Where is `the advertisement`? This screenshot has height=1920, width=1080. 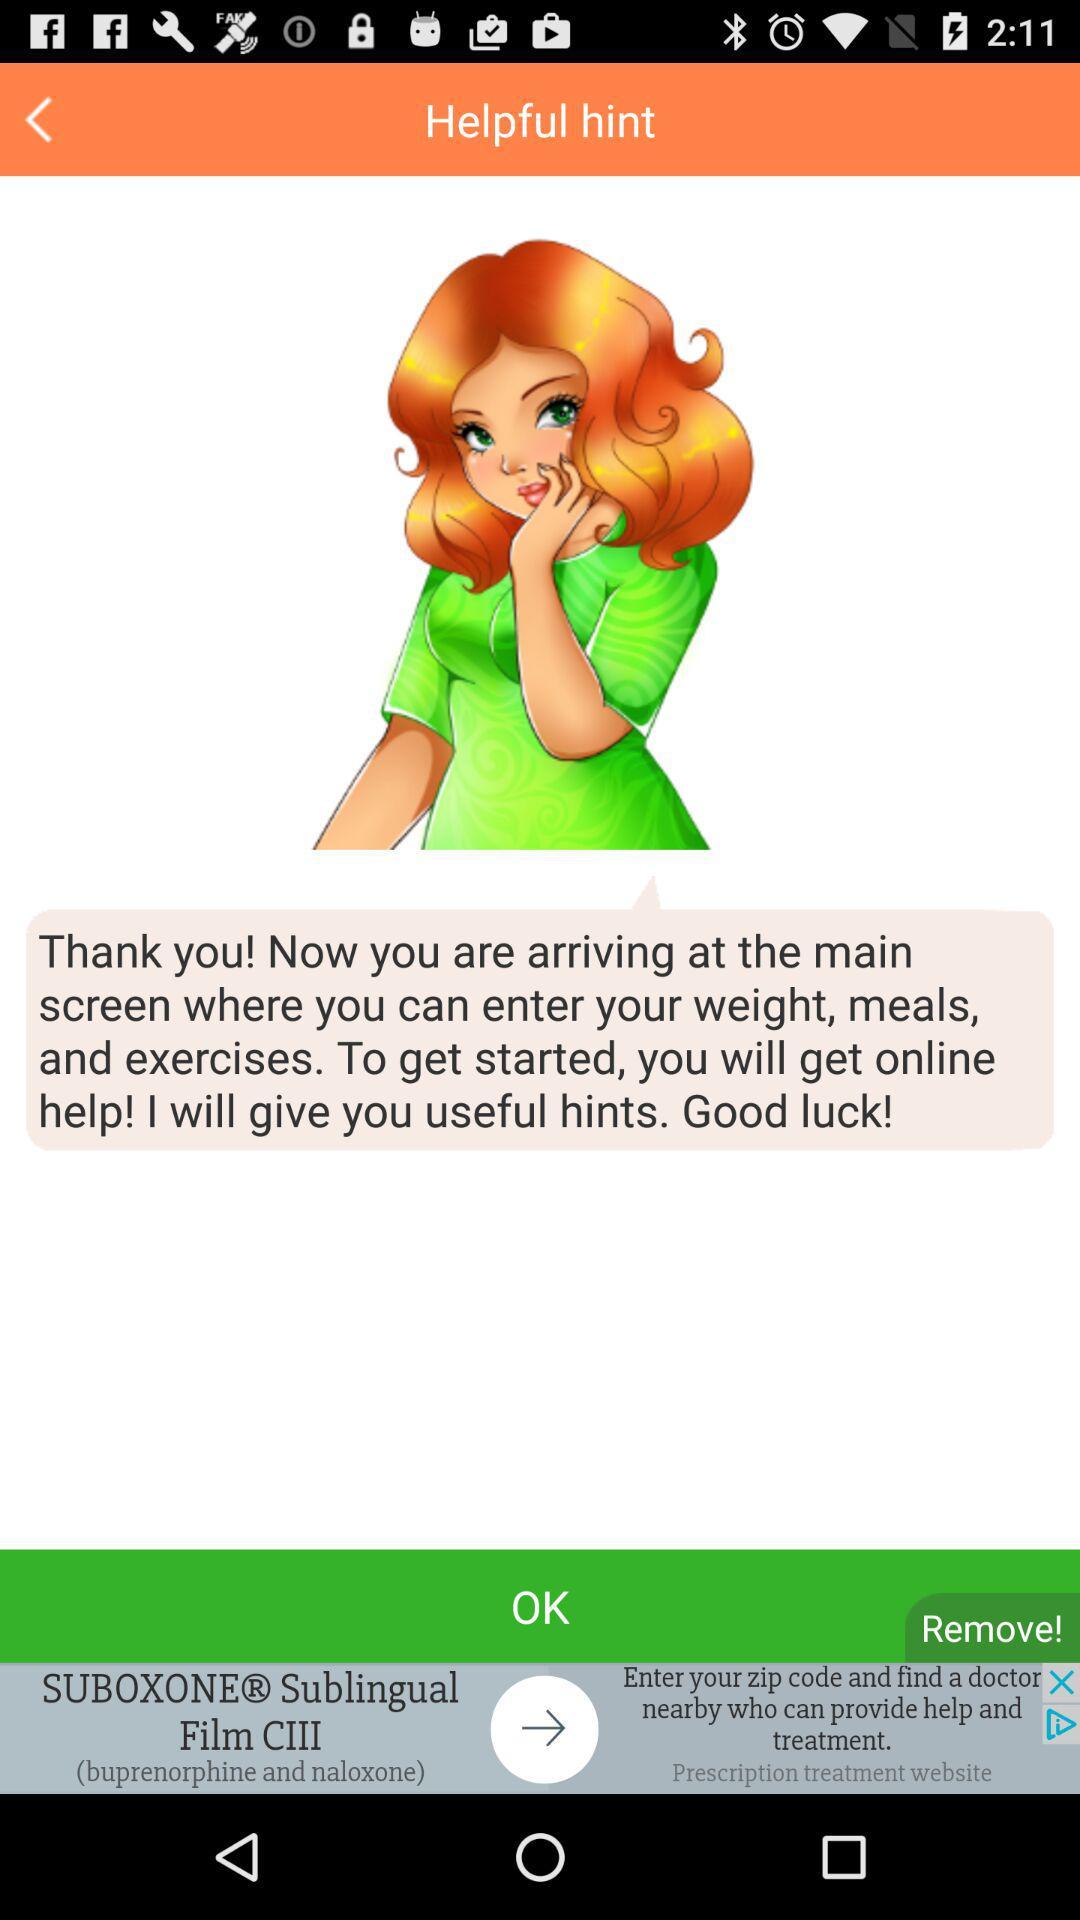
the advertisement is located at coordinates (540, 1727).